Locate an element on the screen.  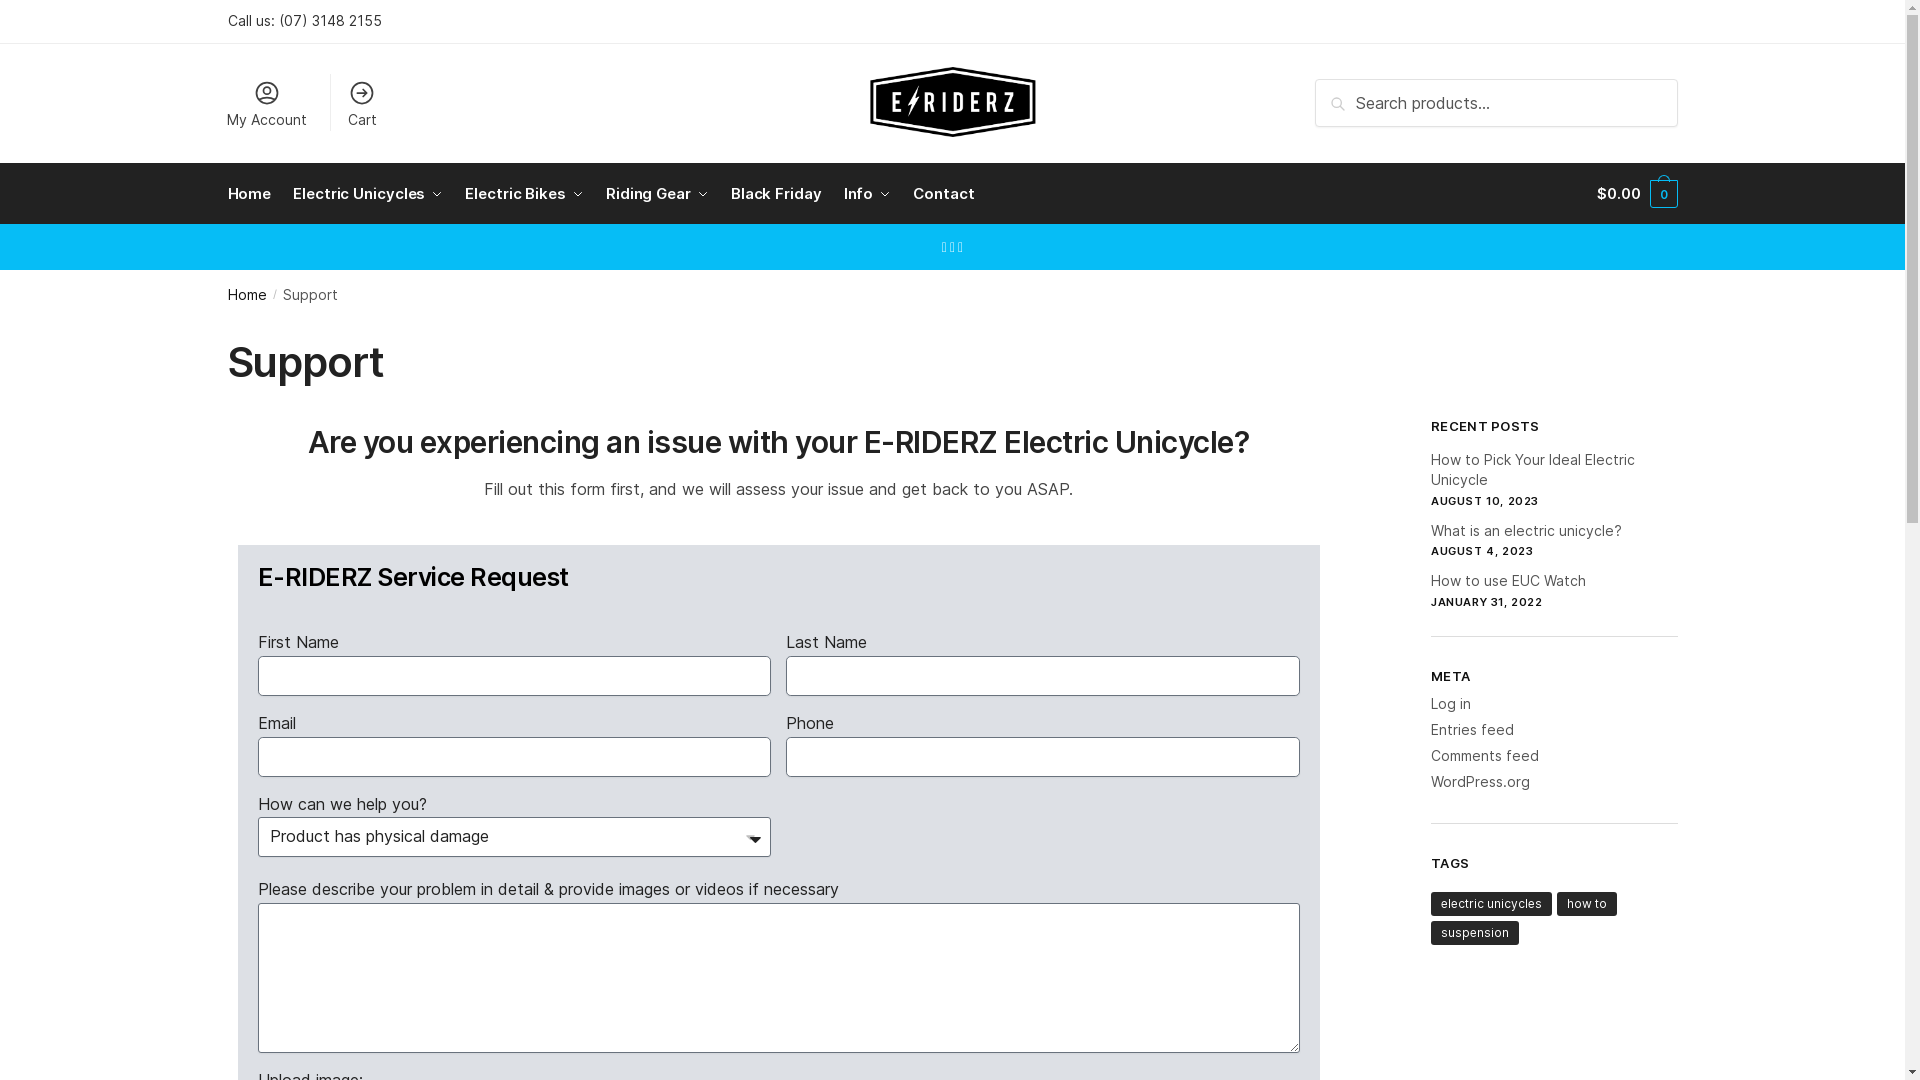
'$0.00 0' is located at coordinates (1636, 193).